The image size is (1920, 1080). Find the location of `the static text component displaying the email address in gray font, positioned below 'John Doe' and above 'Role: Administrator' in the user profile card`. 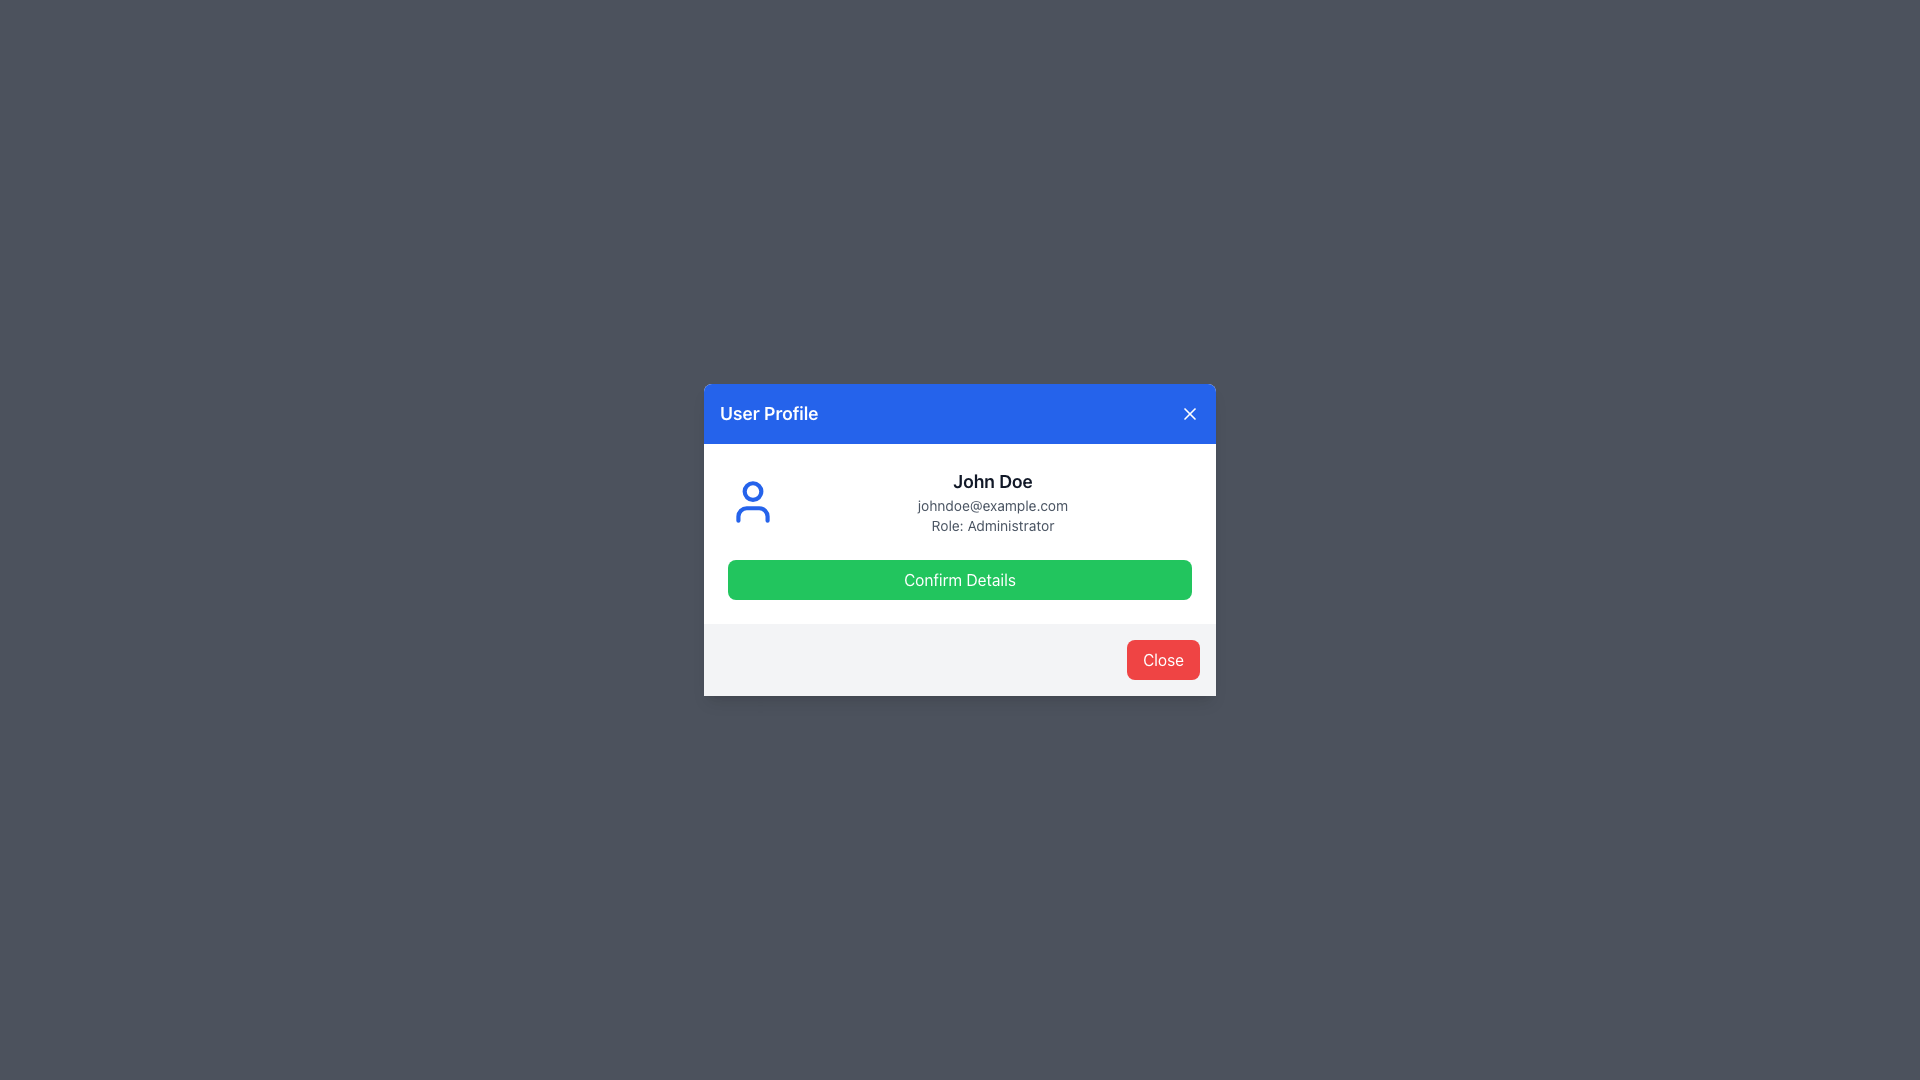

the static text component displaying the email address in gray font, positioned below 'John Doe' and above 'Role: Administrator' in the user profile card is located at coordinates (993, 504).